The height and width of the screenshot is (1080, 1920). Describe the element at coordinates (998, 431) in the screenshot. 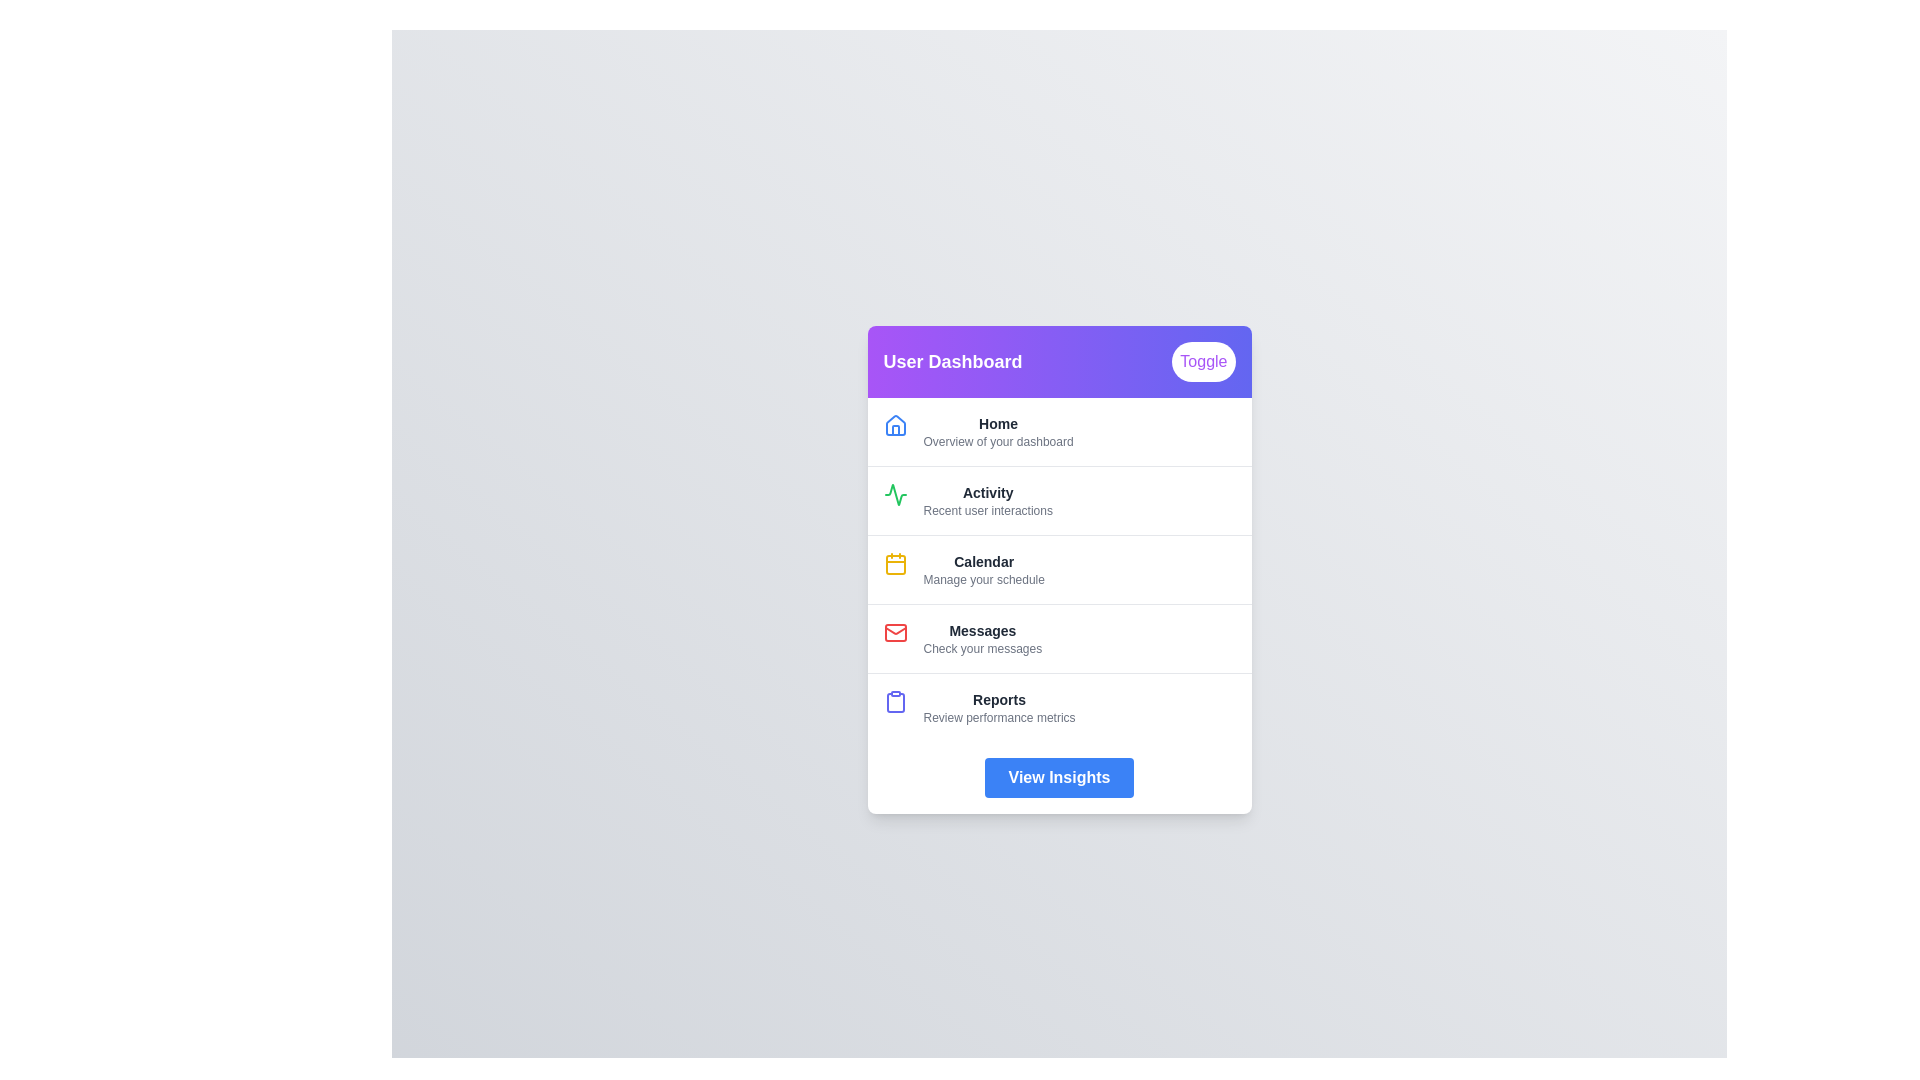

I see `the menu item corresponding to Home` at that location.